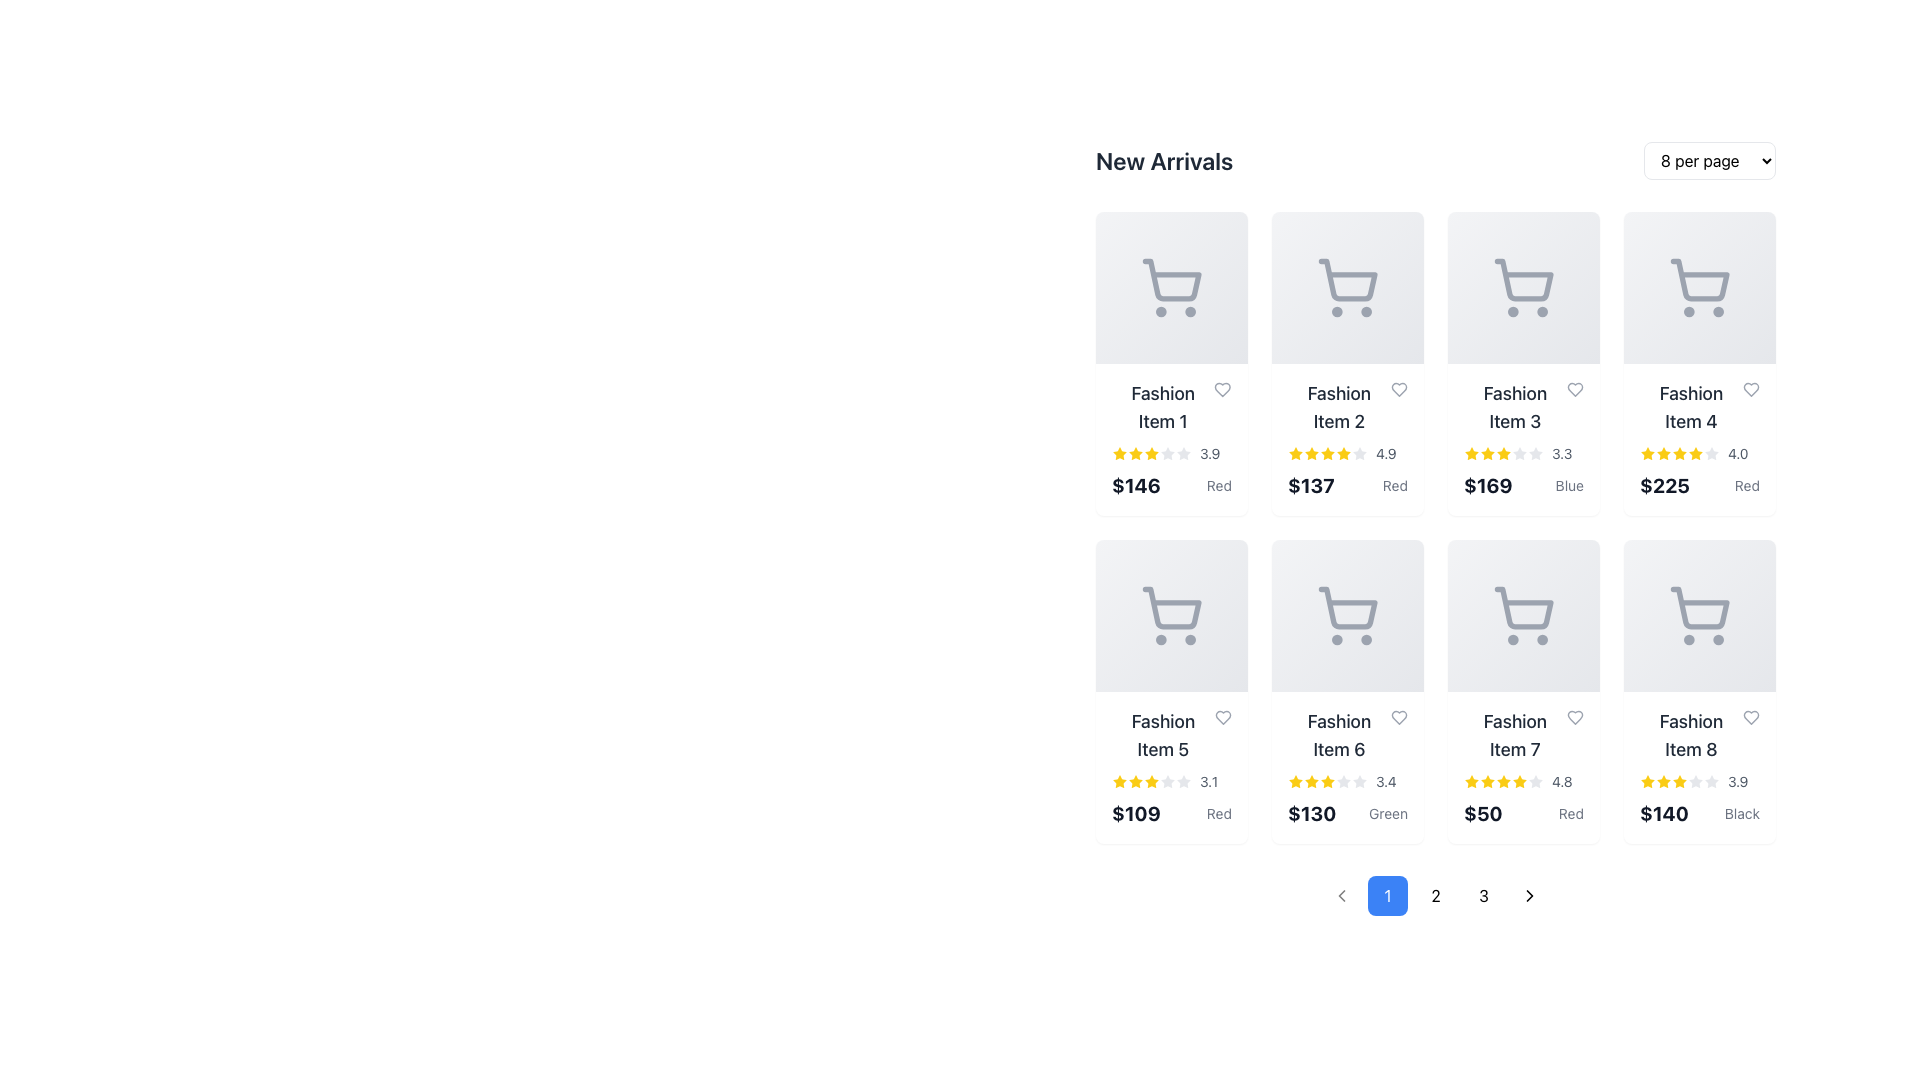 The image size is (1920, 1080). What do you see at coordinates (1312, 813) in the screenshot?
I see `the text label displaying the price of 'Fashion Item 6', which is located below the star rating and above the text 'Green'` at bounding box center [1312, 813].